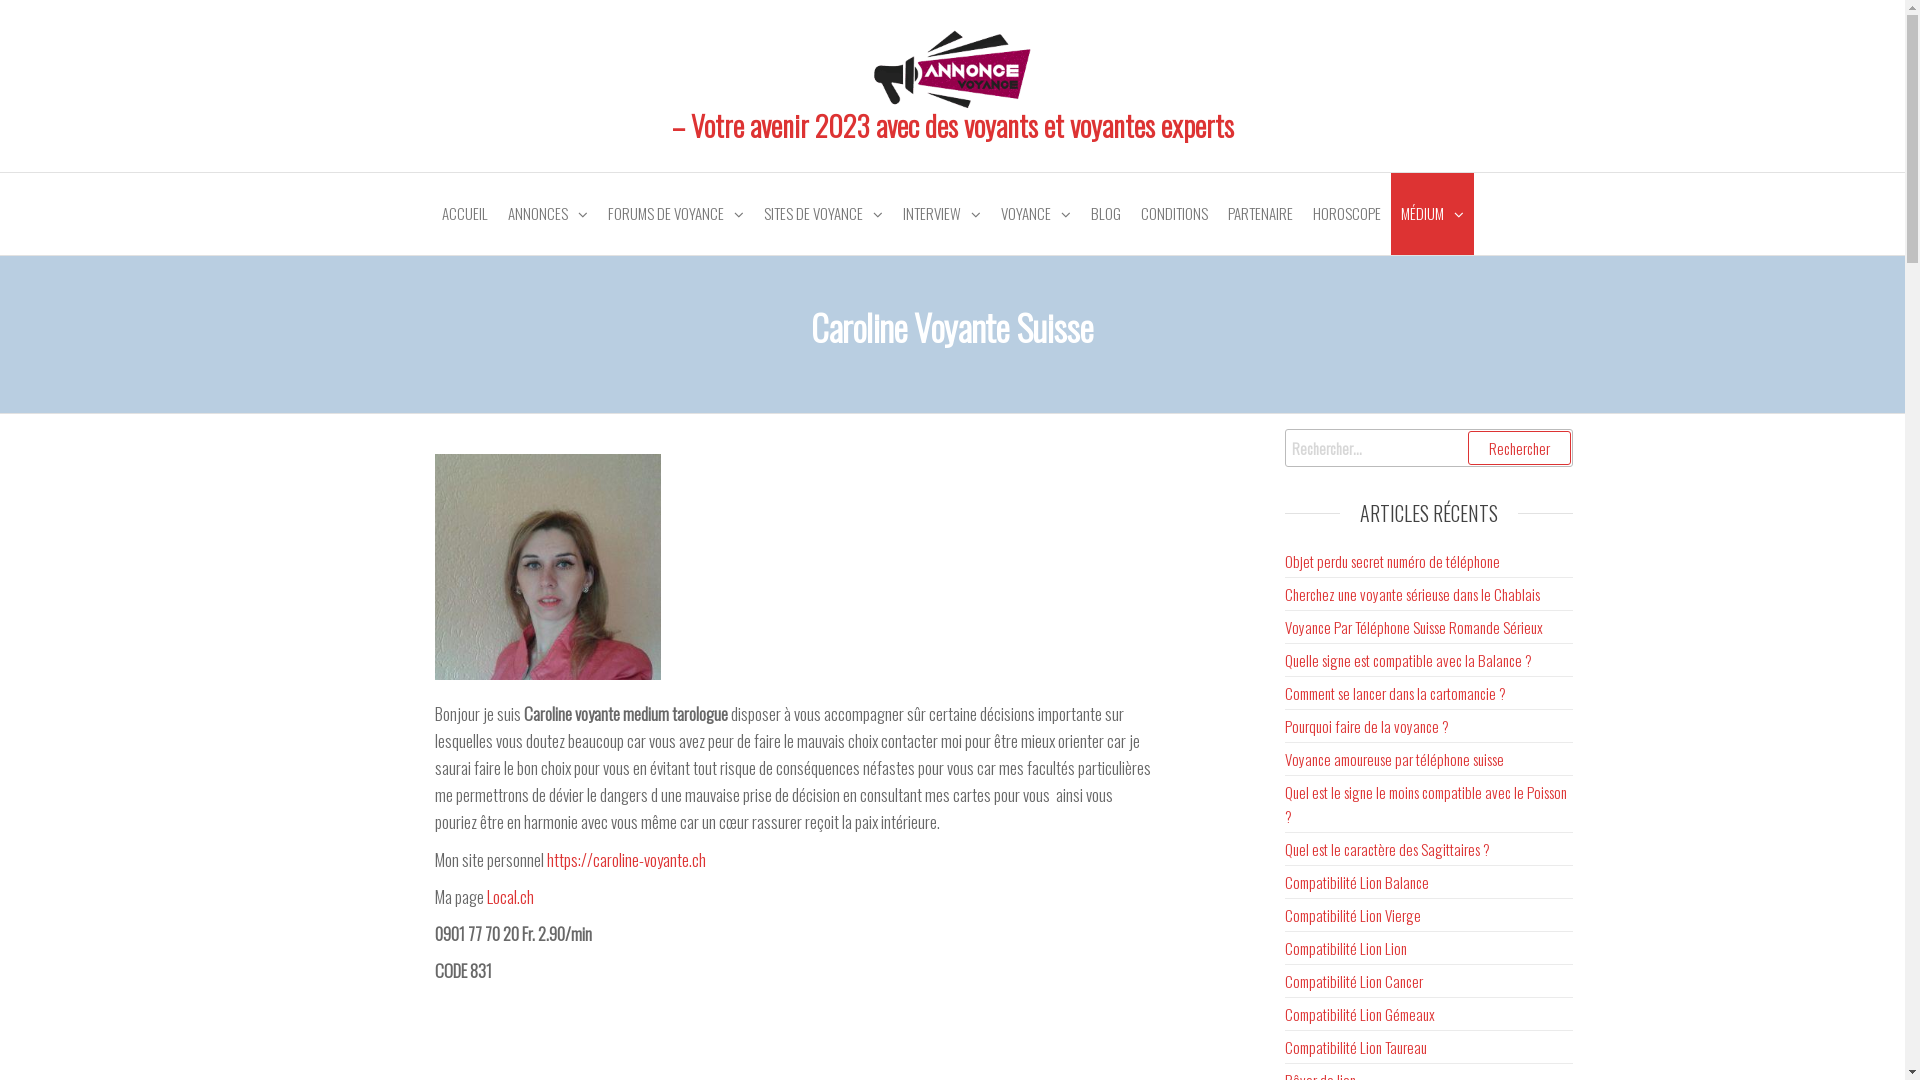  I want to click on 'Quelle signe est compatible avec la Balance ?', so click(1407, 659).